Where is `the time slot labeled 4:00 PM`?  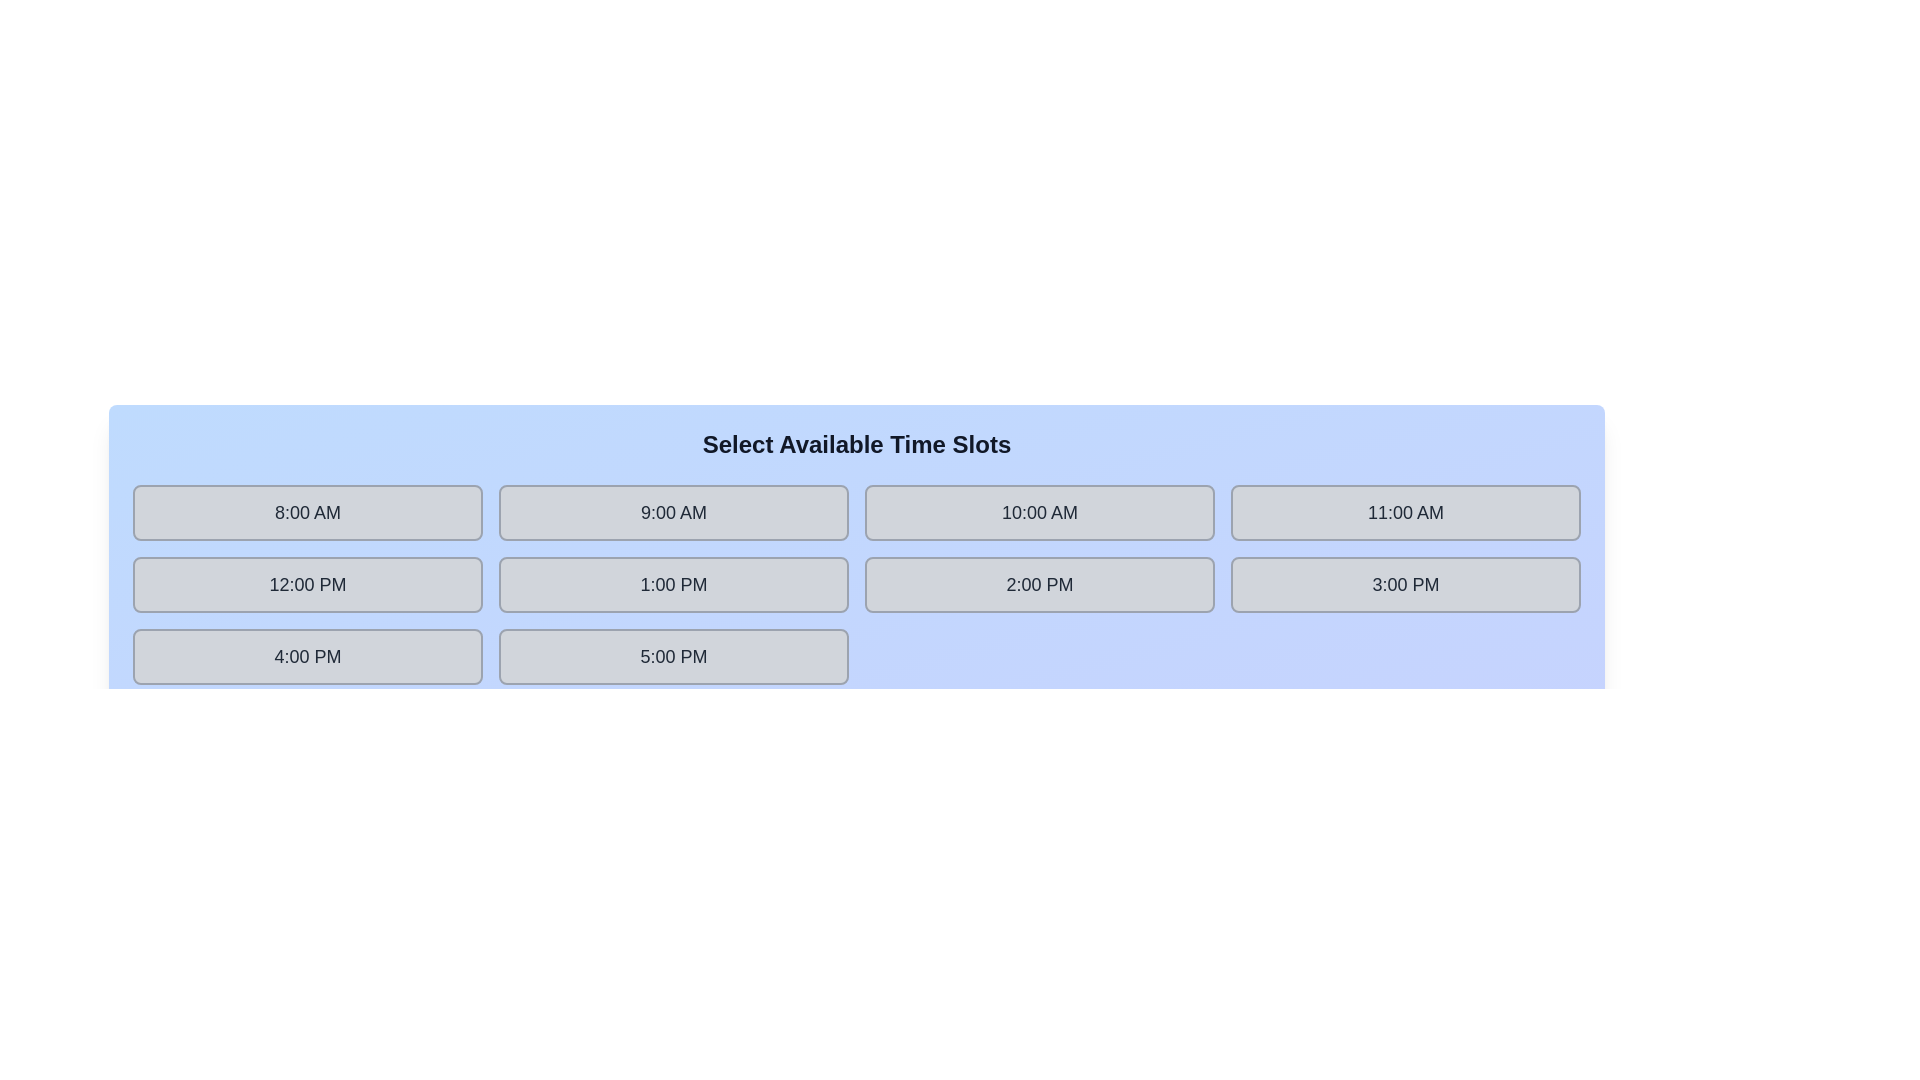
the time slot labeled 4:00 PM is located at coordinates (306, 656).